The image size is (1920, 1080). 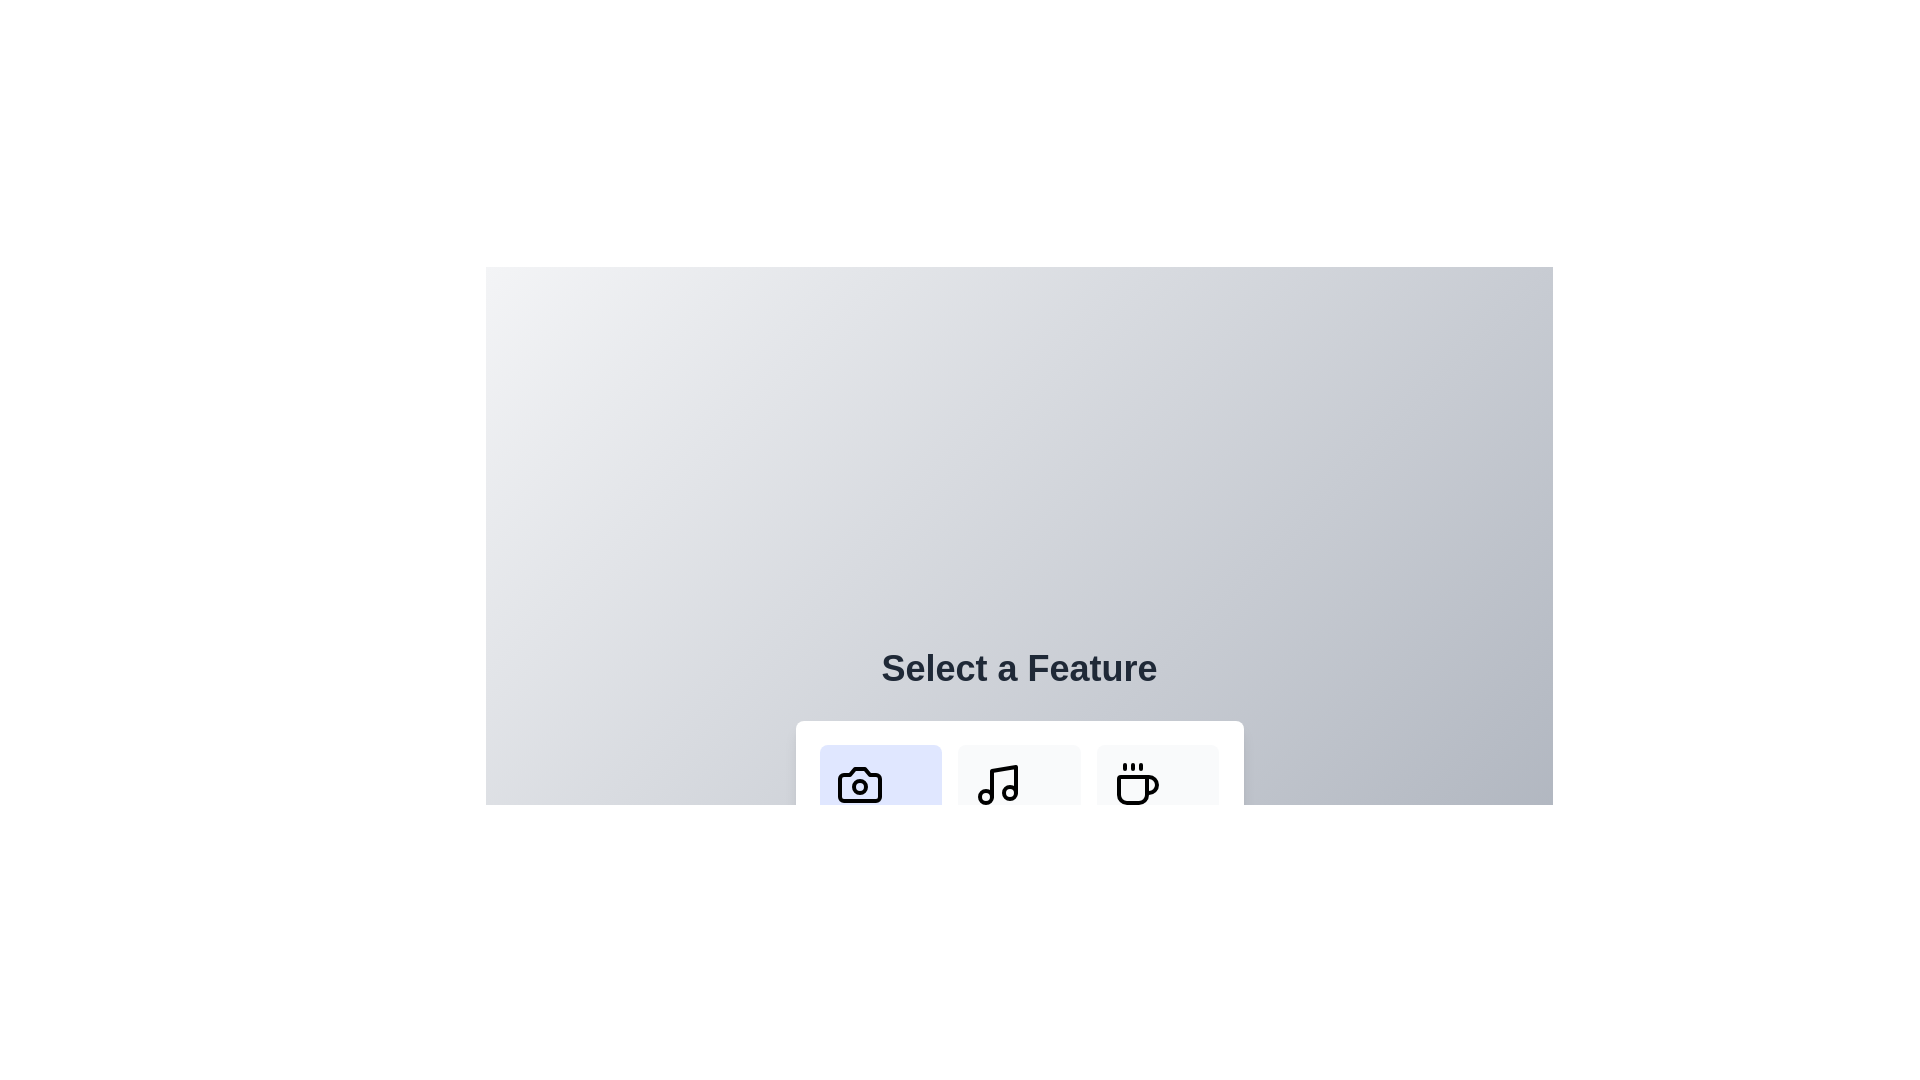 What do you see at coordinates (1136, 784) in the screenshot?
I see `the coffee or beverages option button located in the 'Select a Feature' panel, which is the third icon from the left` at bounding box center [1136, 784].